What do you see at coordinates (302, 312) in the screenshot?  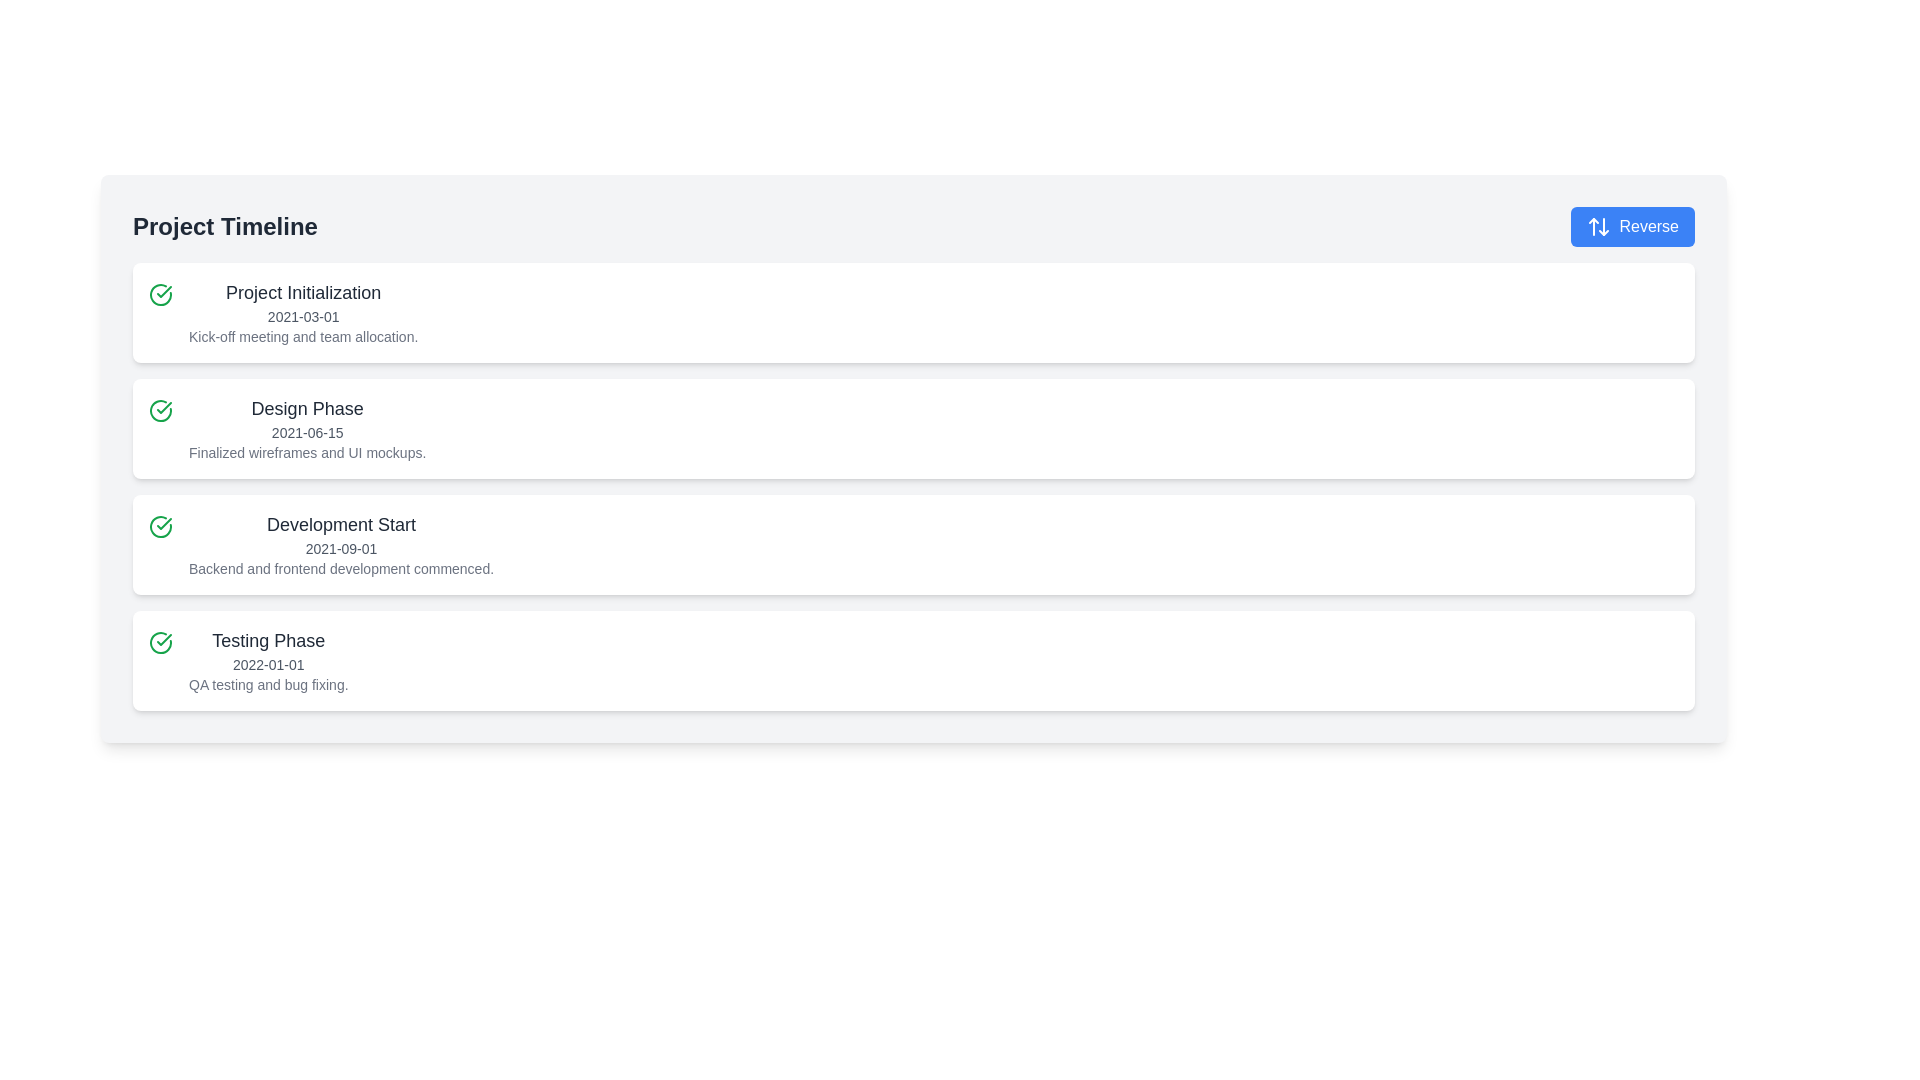 I see `text information displayed in the uppermost Text display block of the project phases list, which includes the title, date, and brief description of the project phase` at bounding box center [302, 312].